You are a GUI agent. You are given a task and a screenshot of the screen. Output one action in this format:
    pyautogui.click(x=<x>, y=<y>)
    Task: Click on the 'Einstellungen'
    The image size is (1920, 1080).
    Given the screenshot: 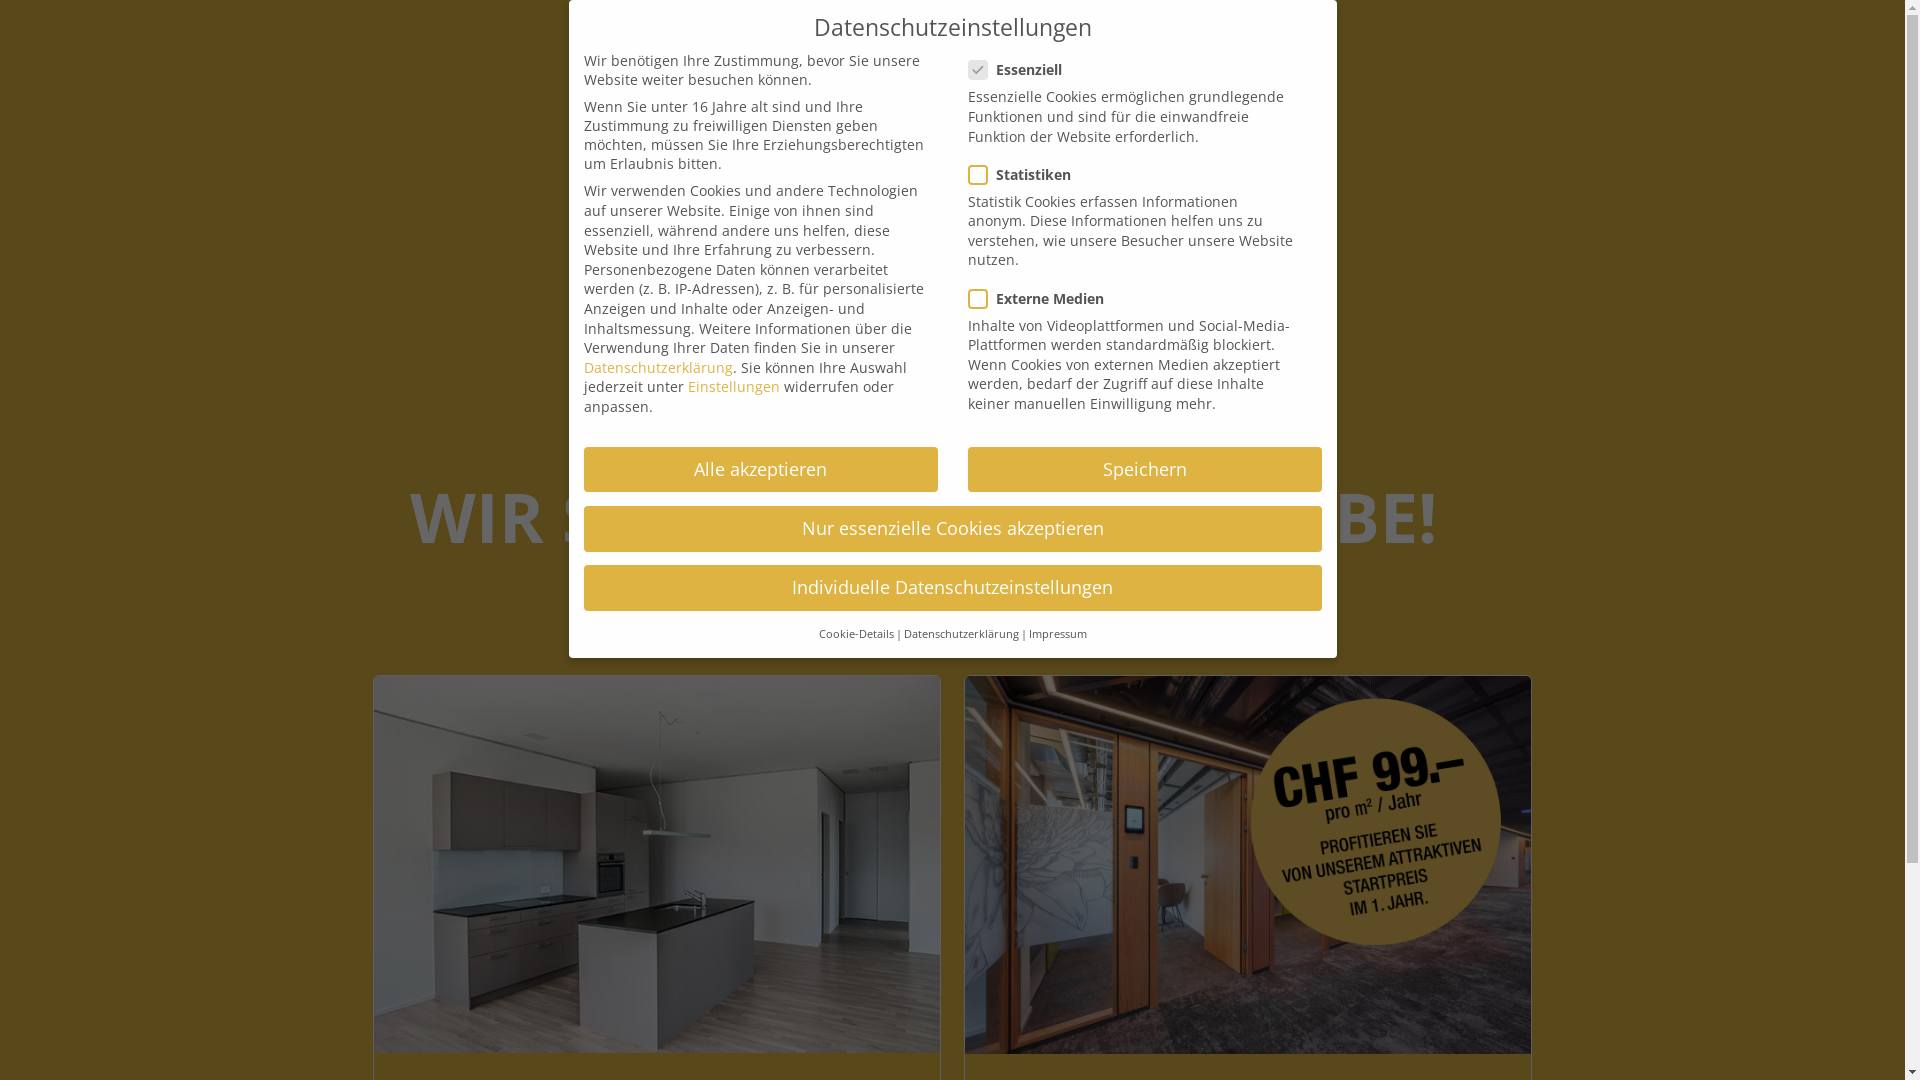 What is the action you would take?
    pyautogui.click(x=733, y=386)
    